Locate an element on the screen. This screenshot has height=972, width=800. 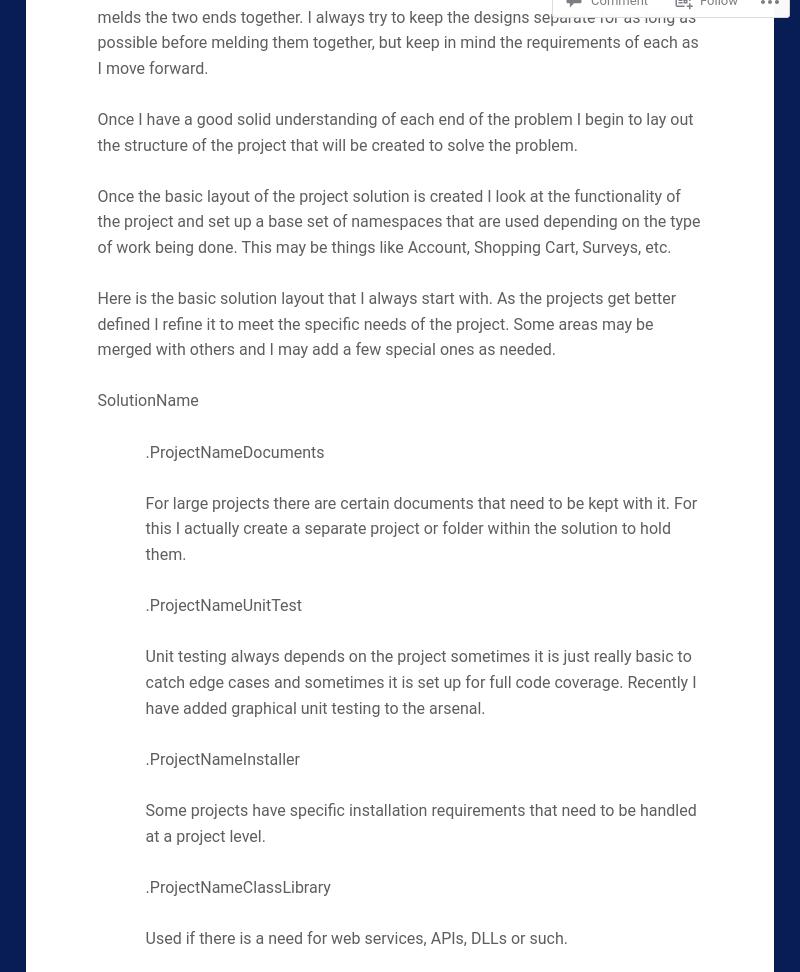
'.ProjectNameUnitTest' is located at coordinates (222, 604).